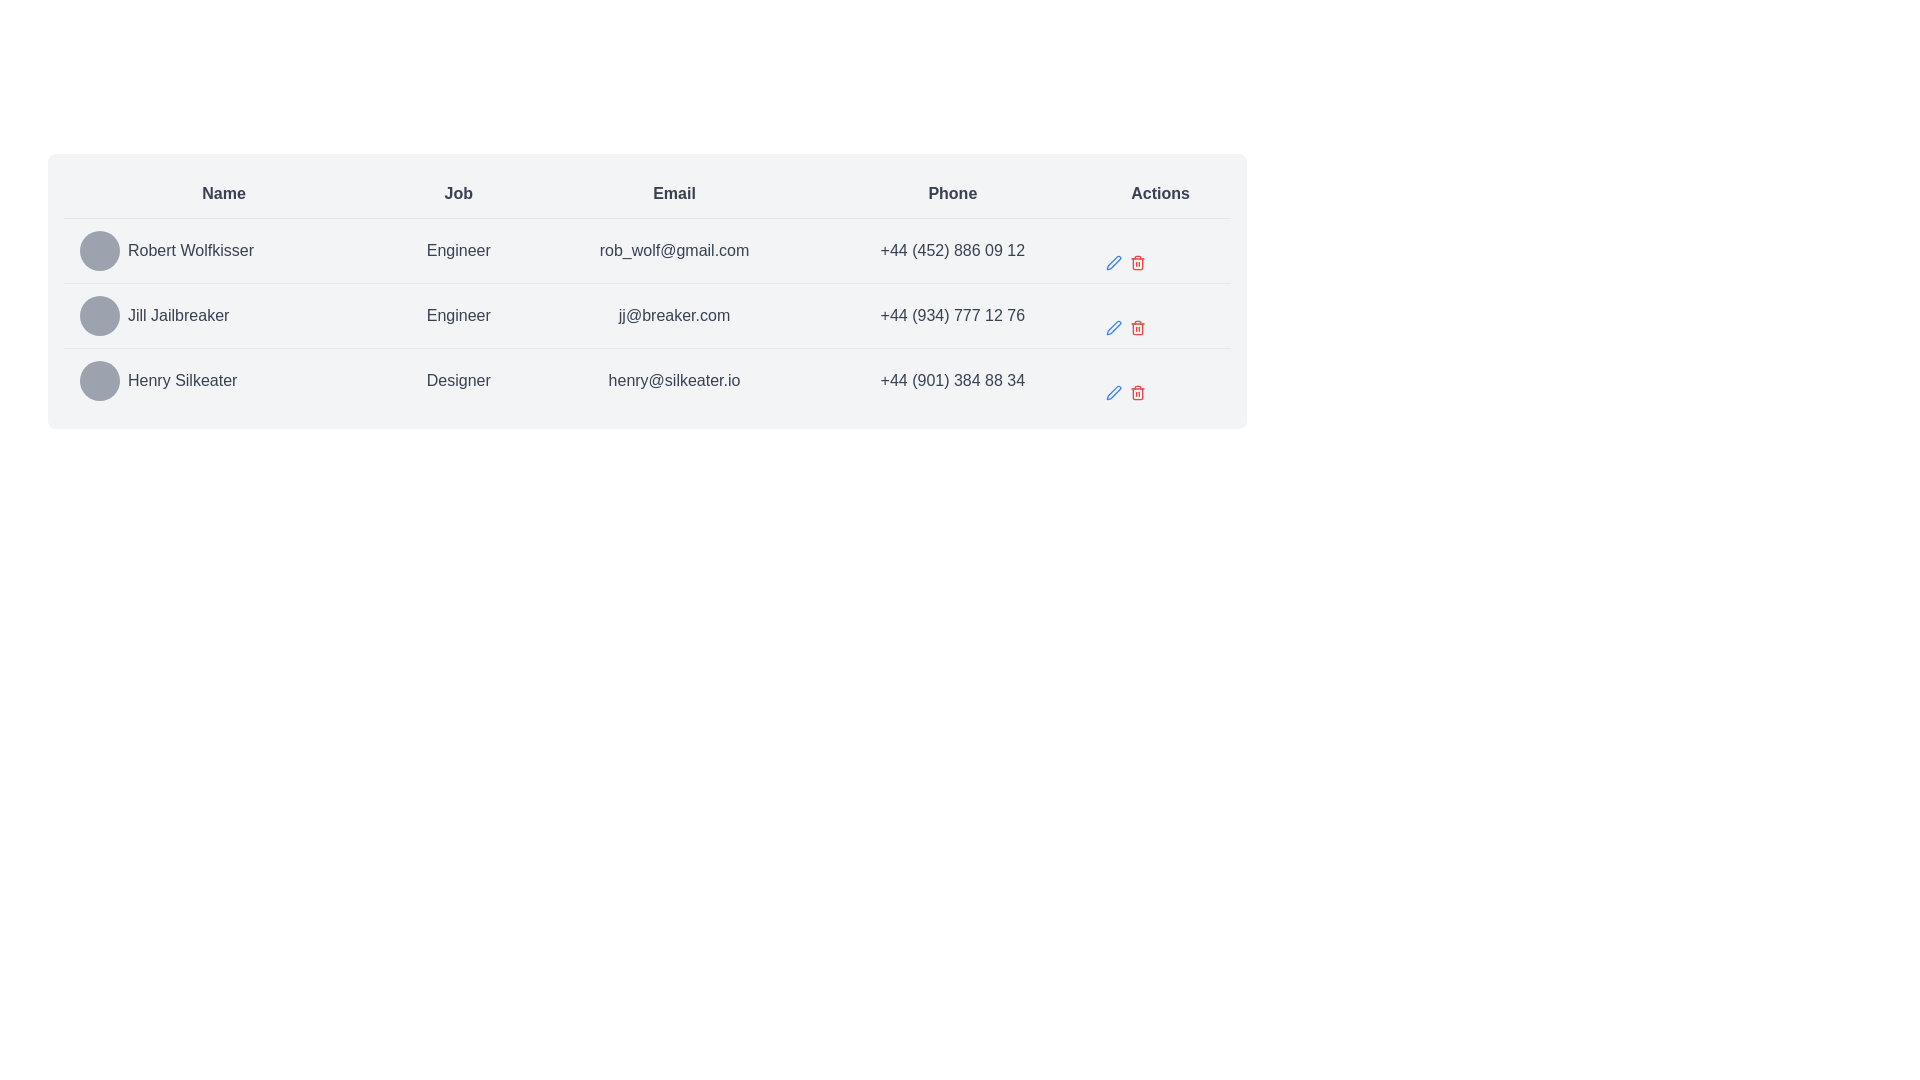 This screenshot has width=1920, height=1080. I want to click on text displayed as 'henry@silkeater.io' in the third row of the table under the 'Email' column, so click(674, 380).